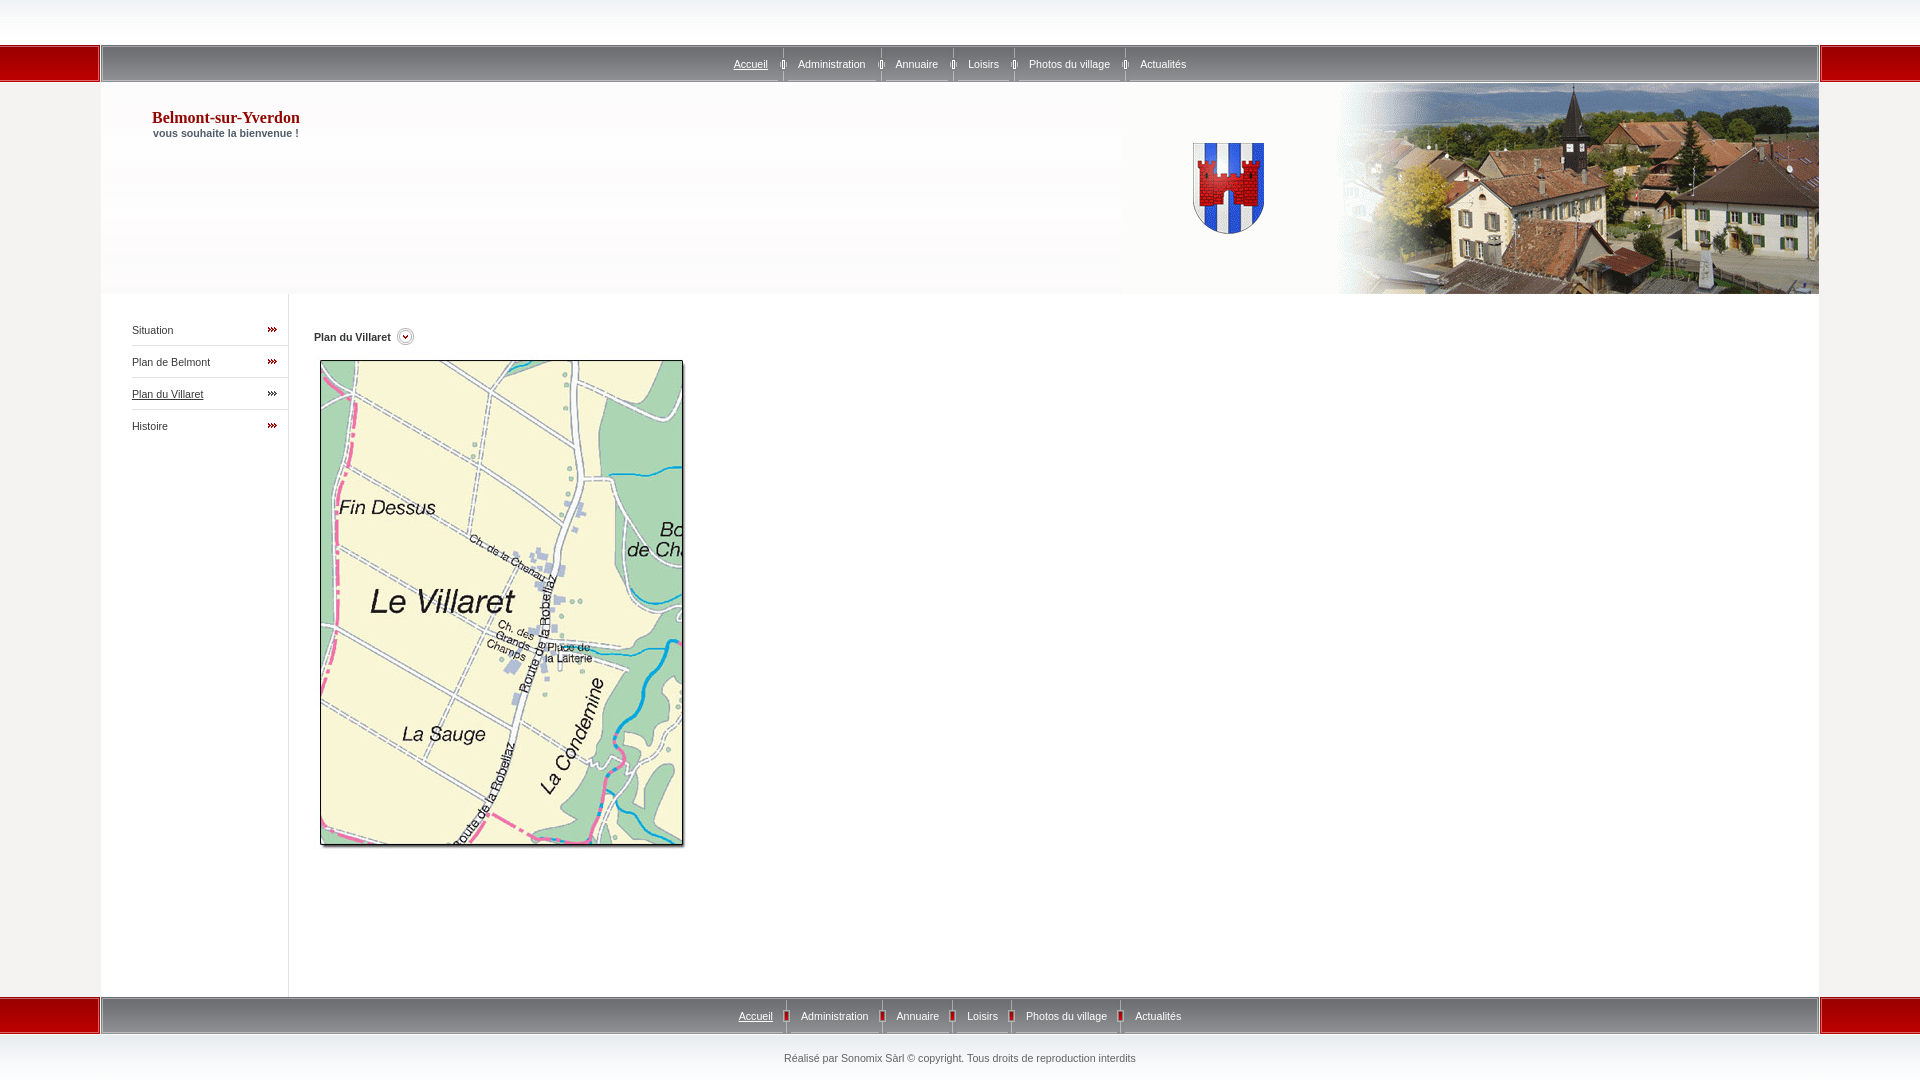 The height and width of the screenshot is (1080, 1920). I want to click on 'Accueil', so click(754, 1015).